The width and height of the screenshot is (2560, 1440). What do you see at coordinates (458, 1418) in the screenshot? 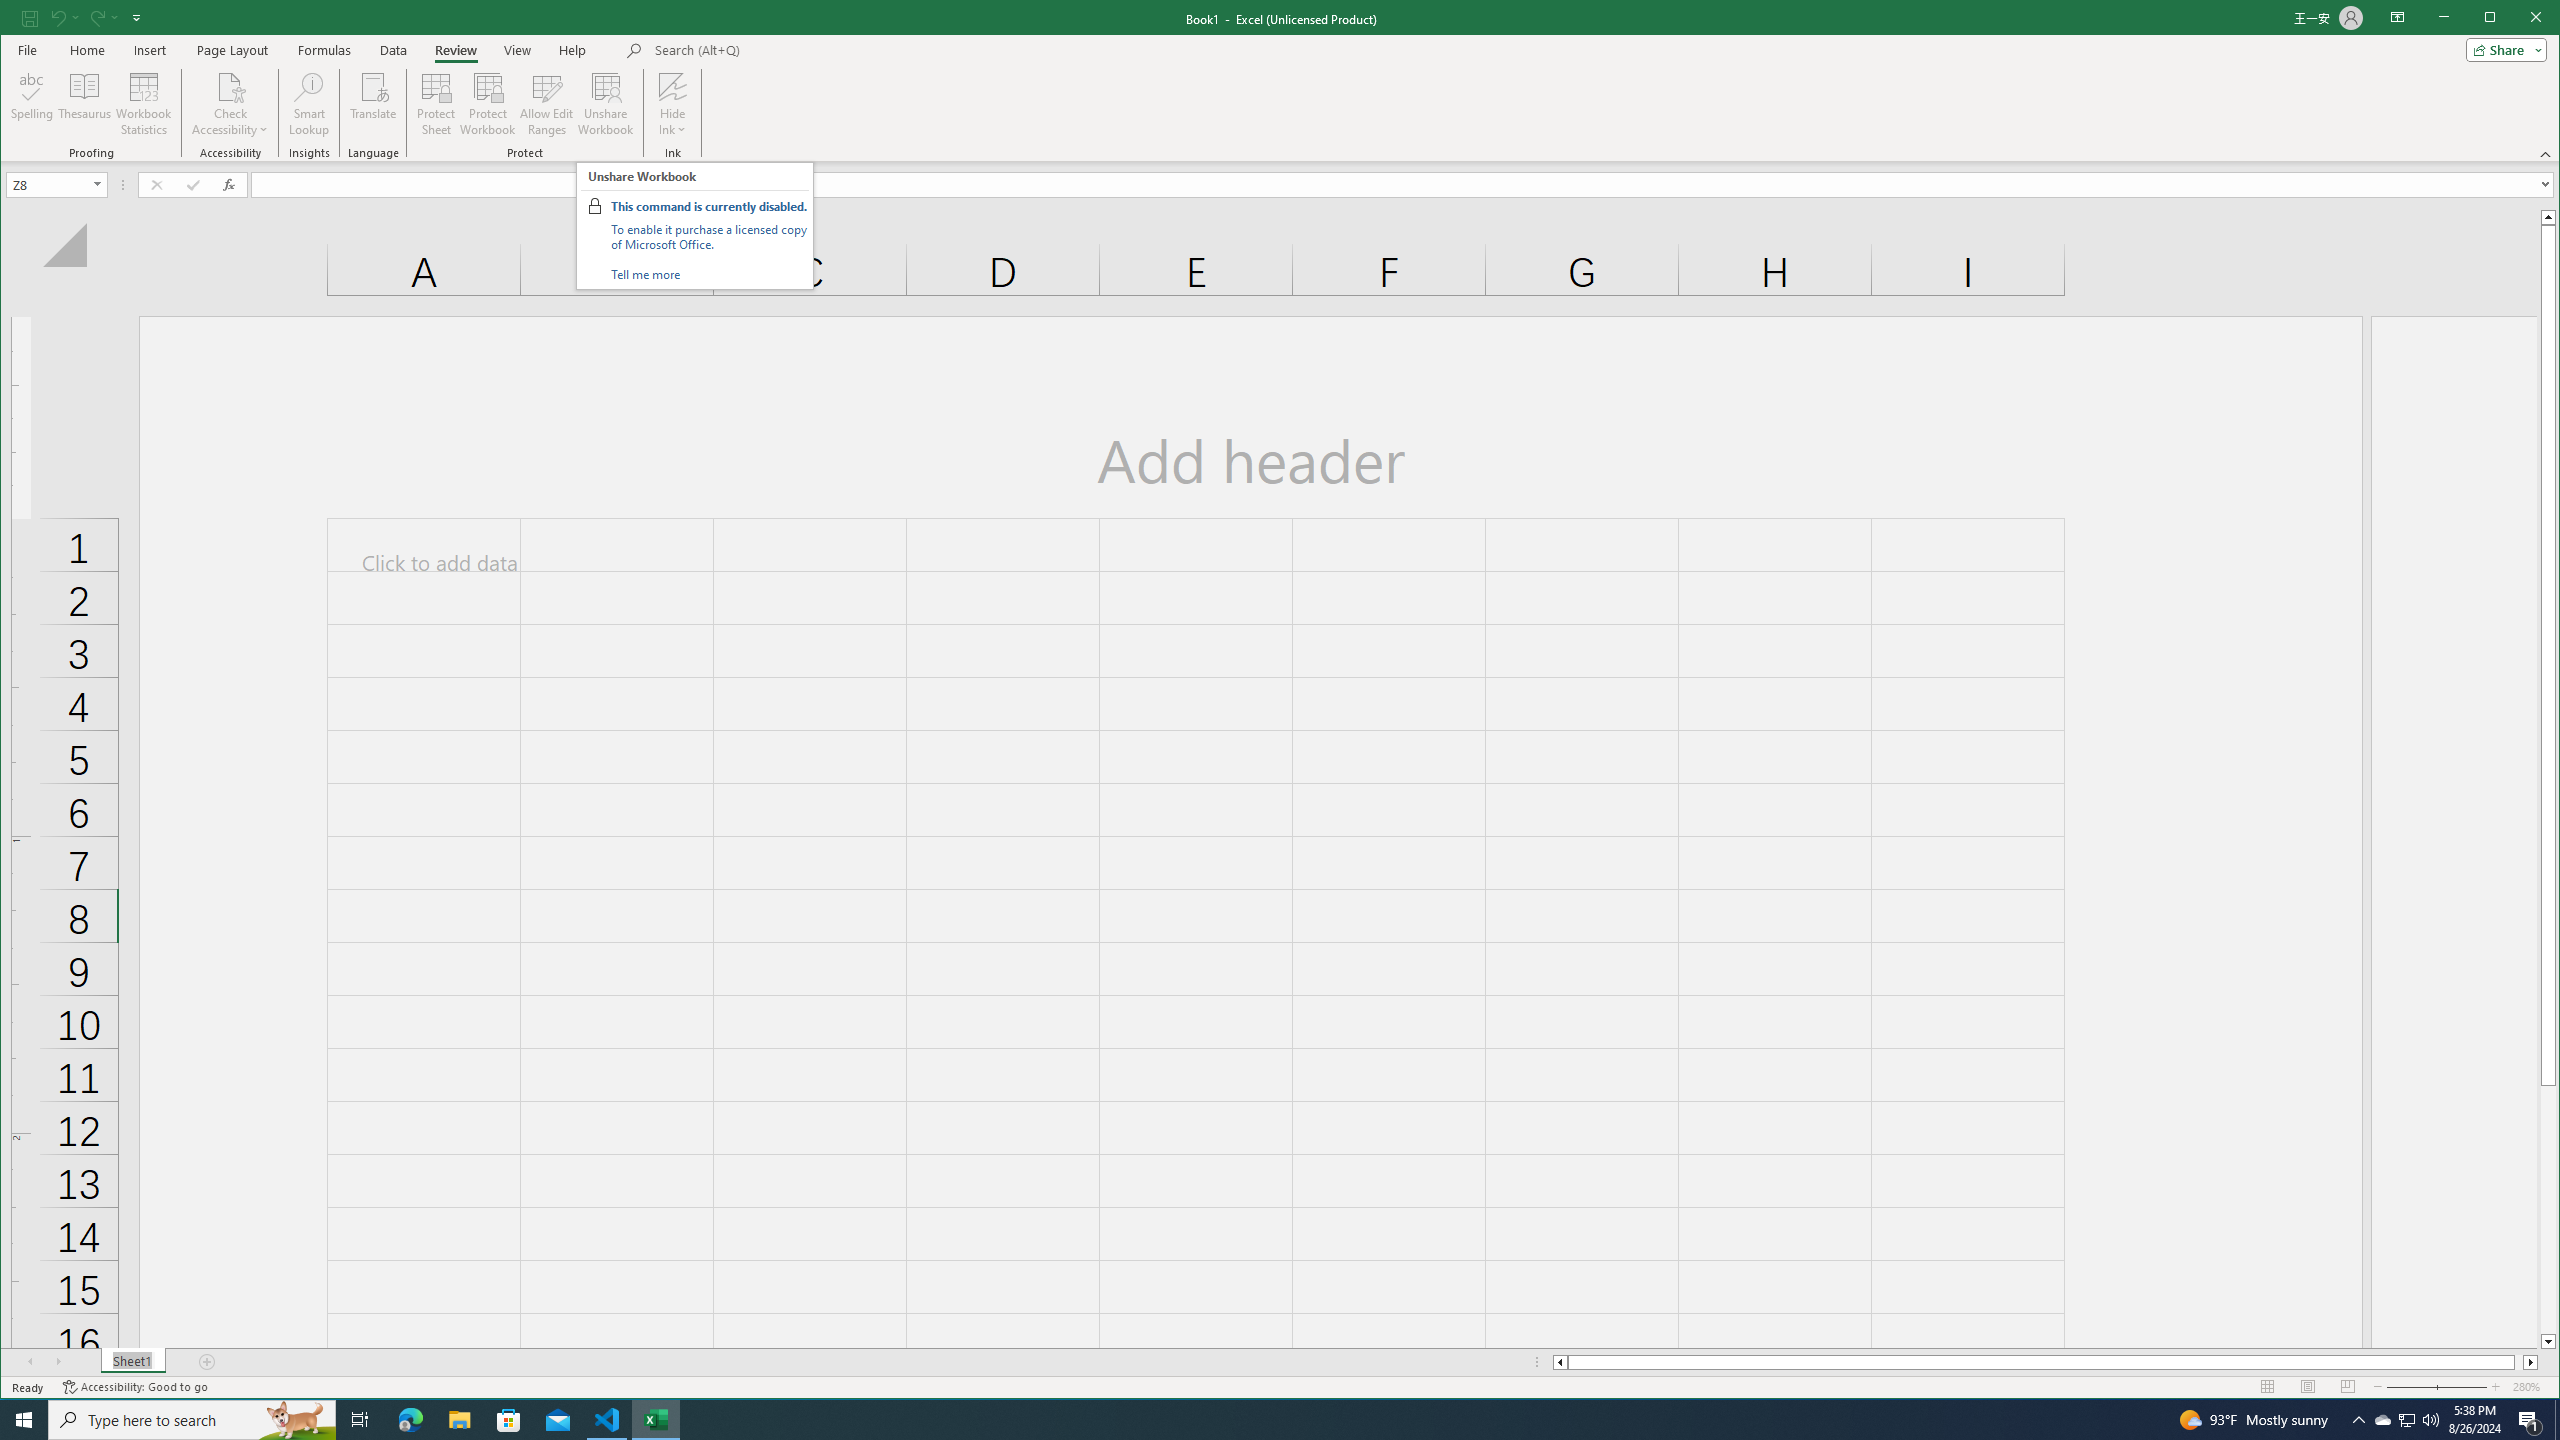
I see `'File Explorer'` at bounding box center [458, 1418].